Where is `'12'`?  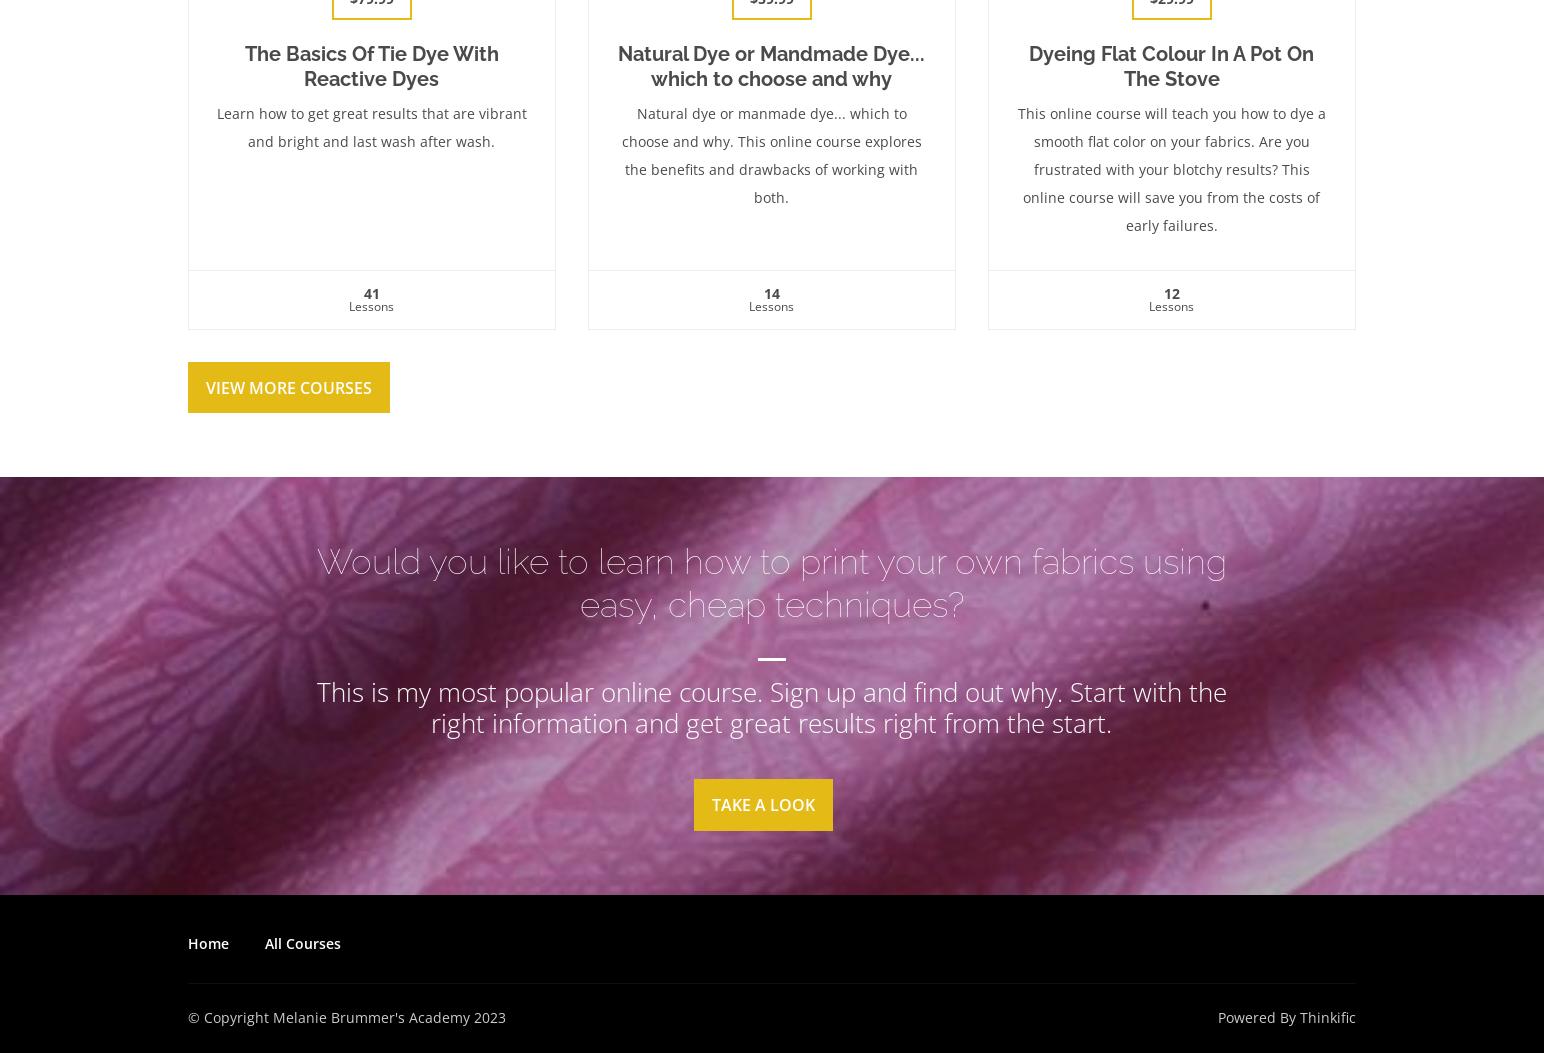
'12' is located at coordinates (1169, 292).